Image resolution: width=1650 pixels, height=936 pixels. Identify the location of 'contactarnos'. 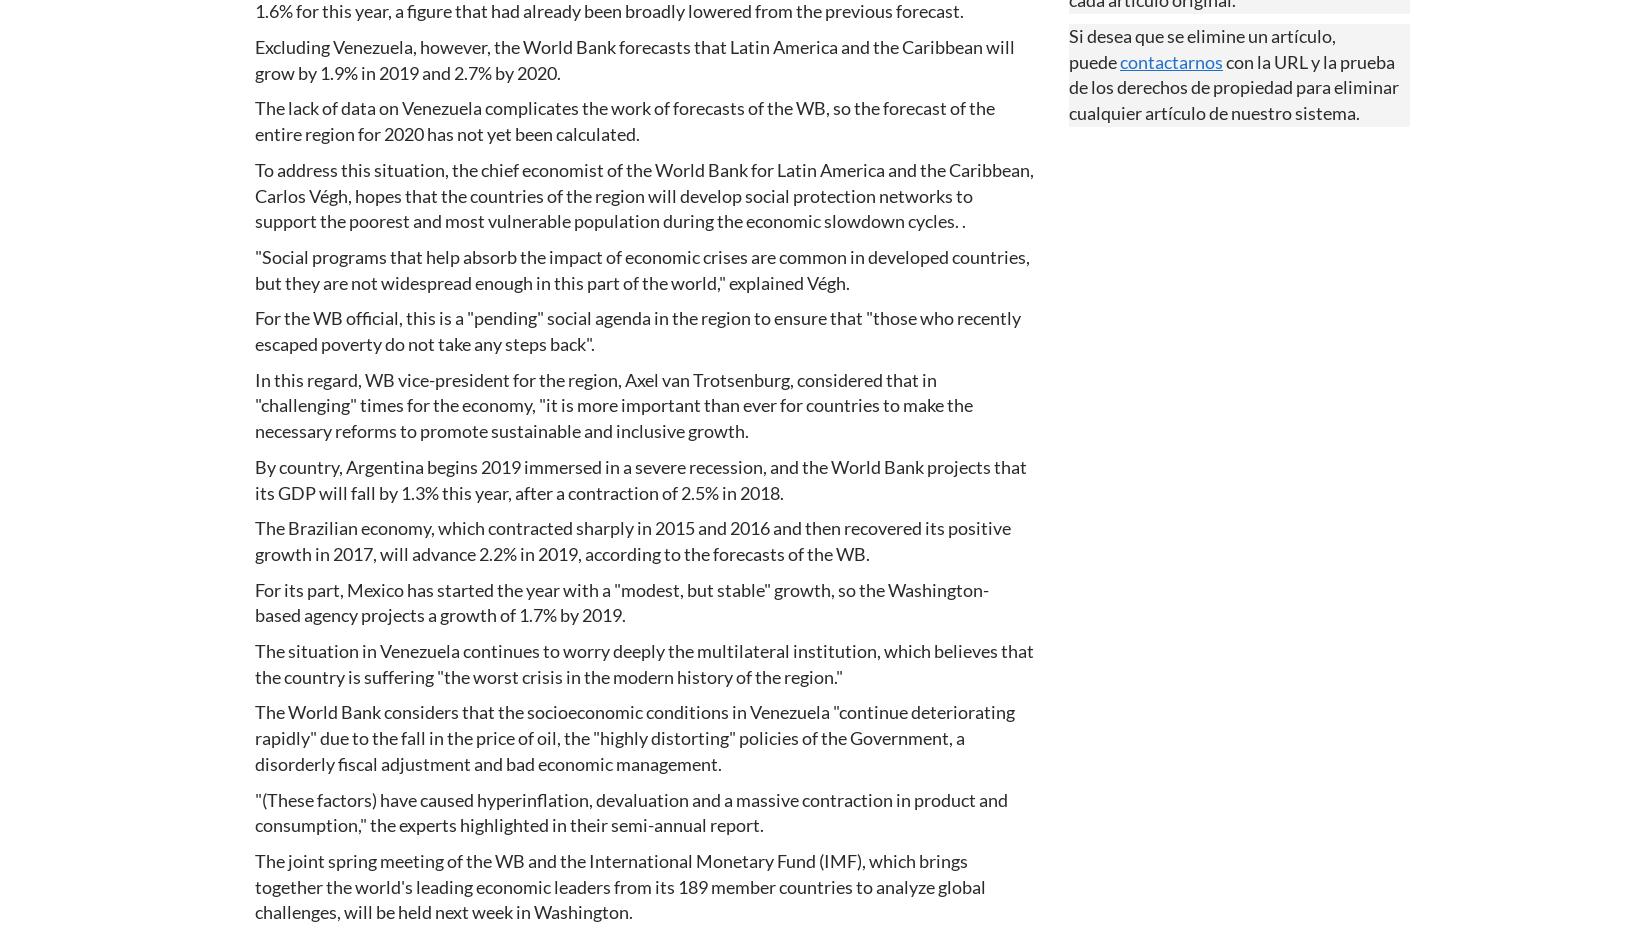
(1171, 61).